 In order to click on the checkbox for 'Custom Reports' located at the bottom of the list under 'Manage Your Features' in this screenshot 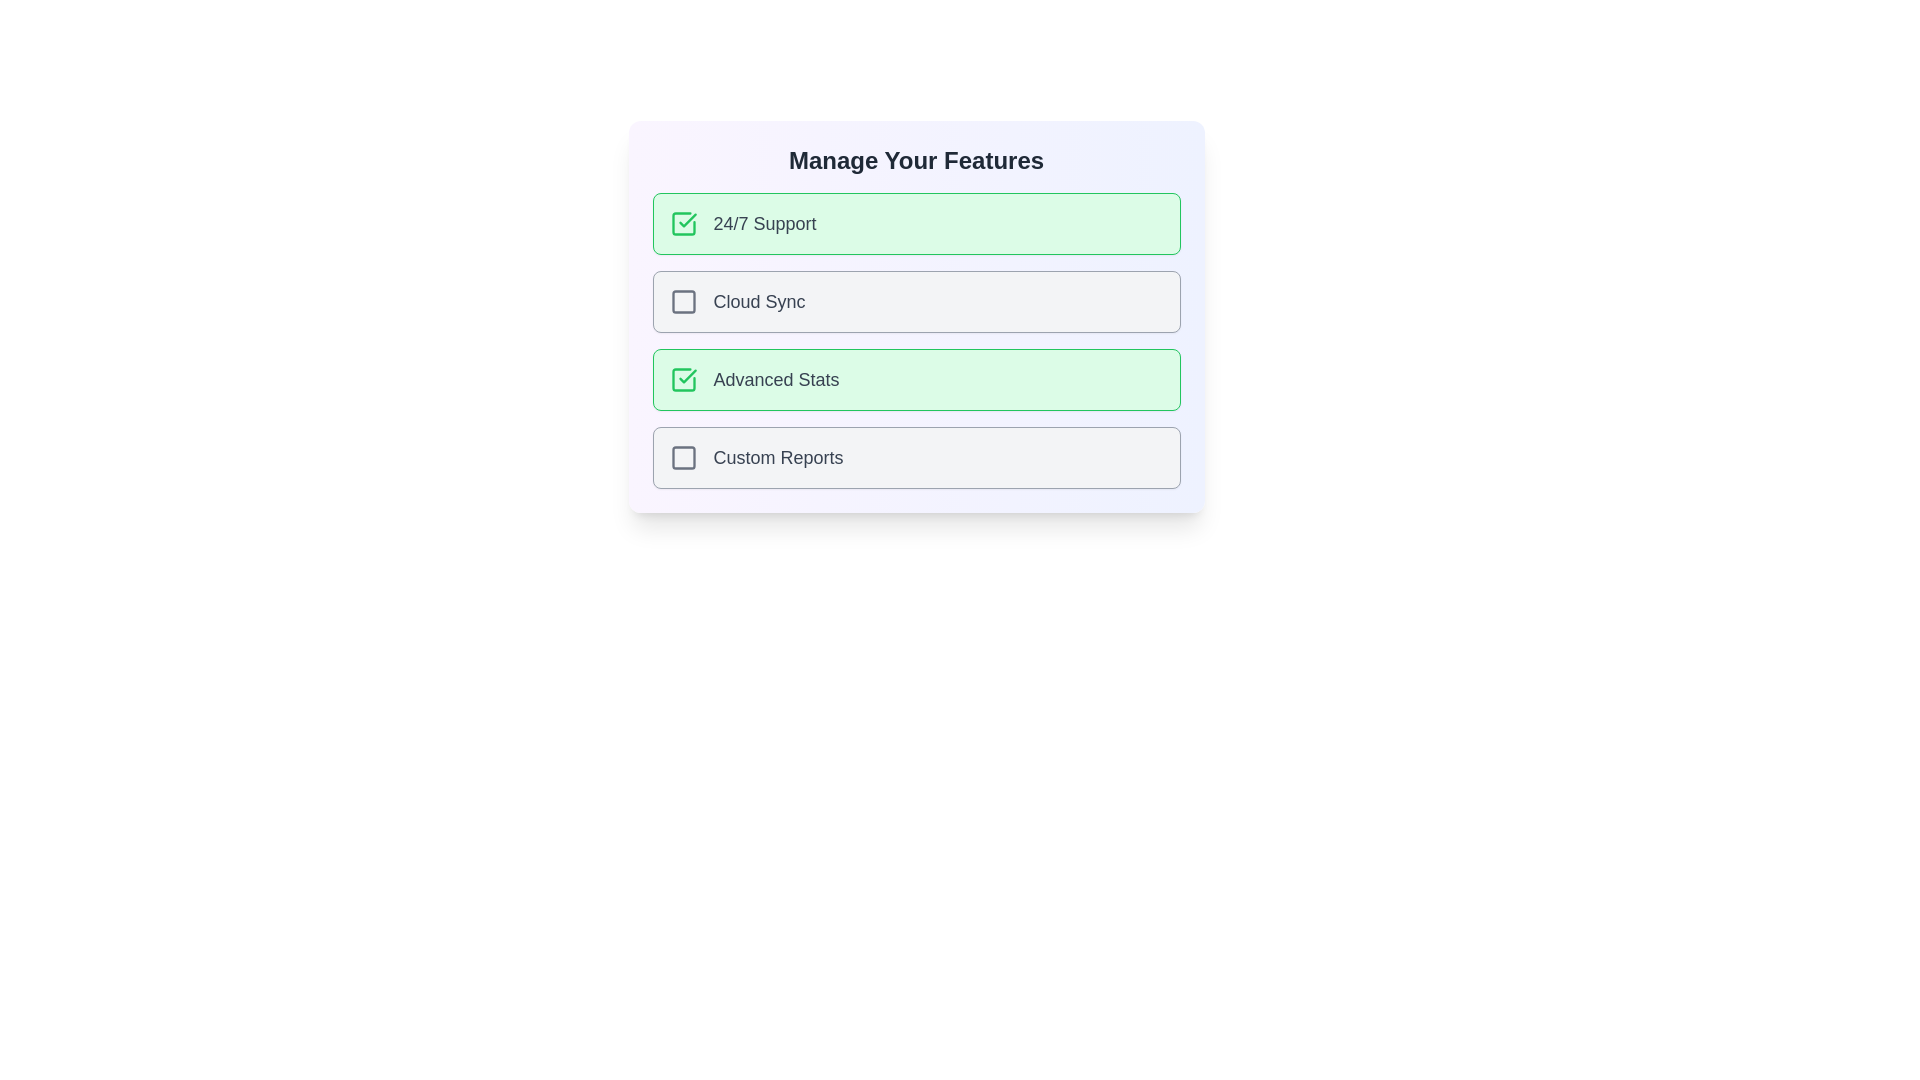, I will do `click(755, 458)`.